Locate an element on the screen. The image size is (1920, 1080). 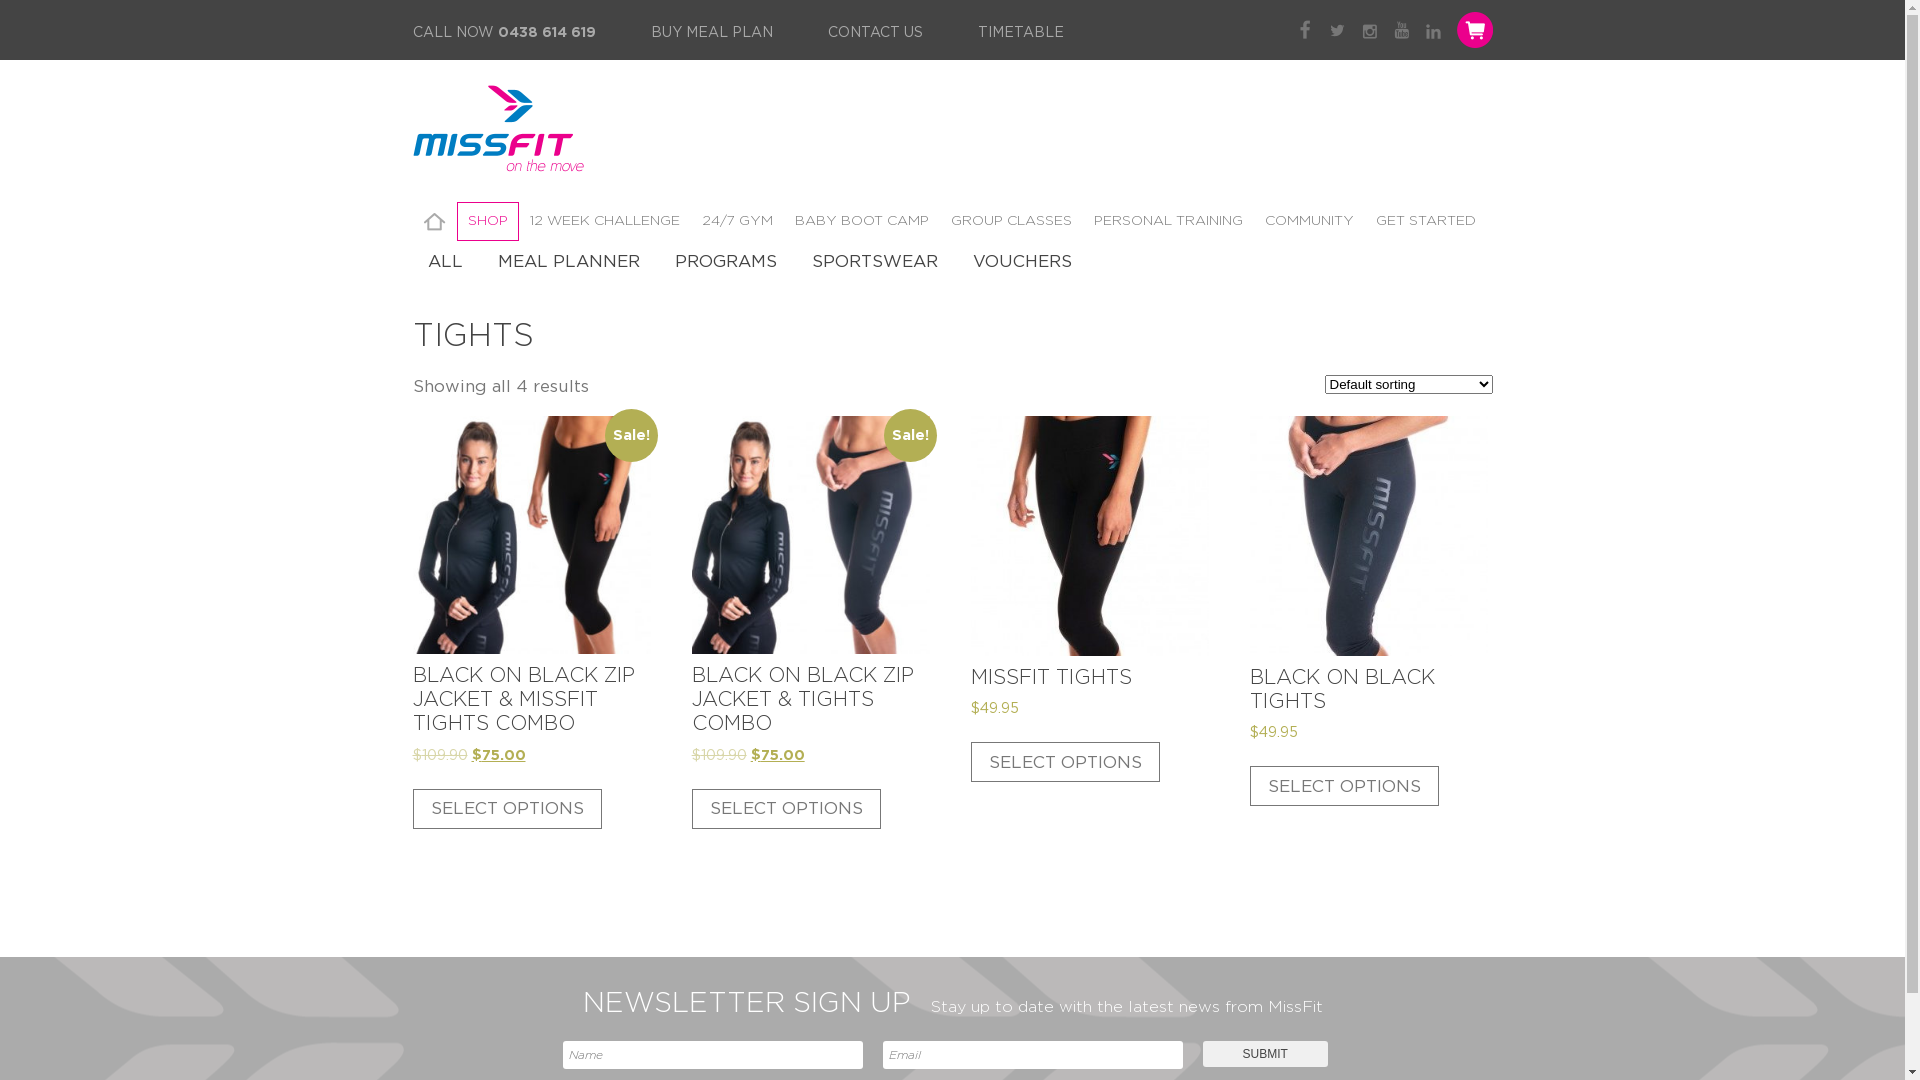
'COMMUNITY' is located at coordinates (1252, 221).